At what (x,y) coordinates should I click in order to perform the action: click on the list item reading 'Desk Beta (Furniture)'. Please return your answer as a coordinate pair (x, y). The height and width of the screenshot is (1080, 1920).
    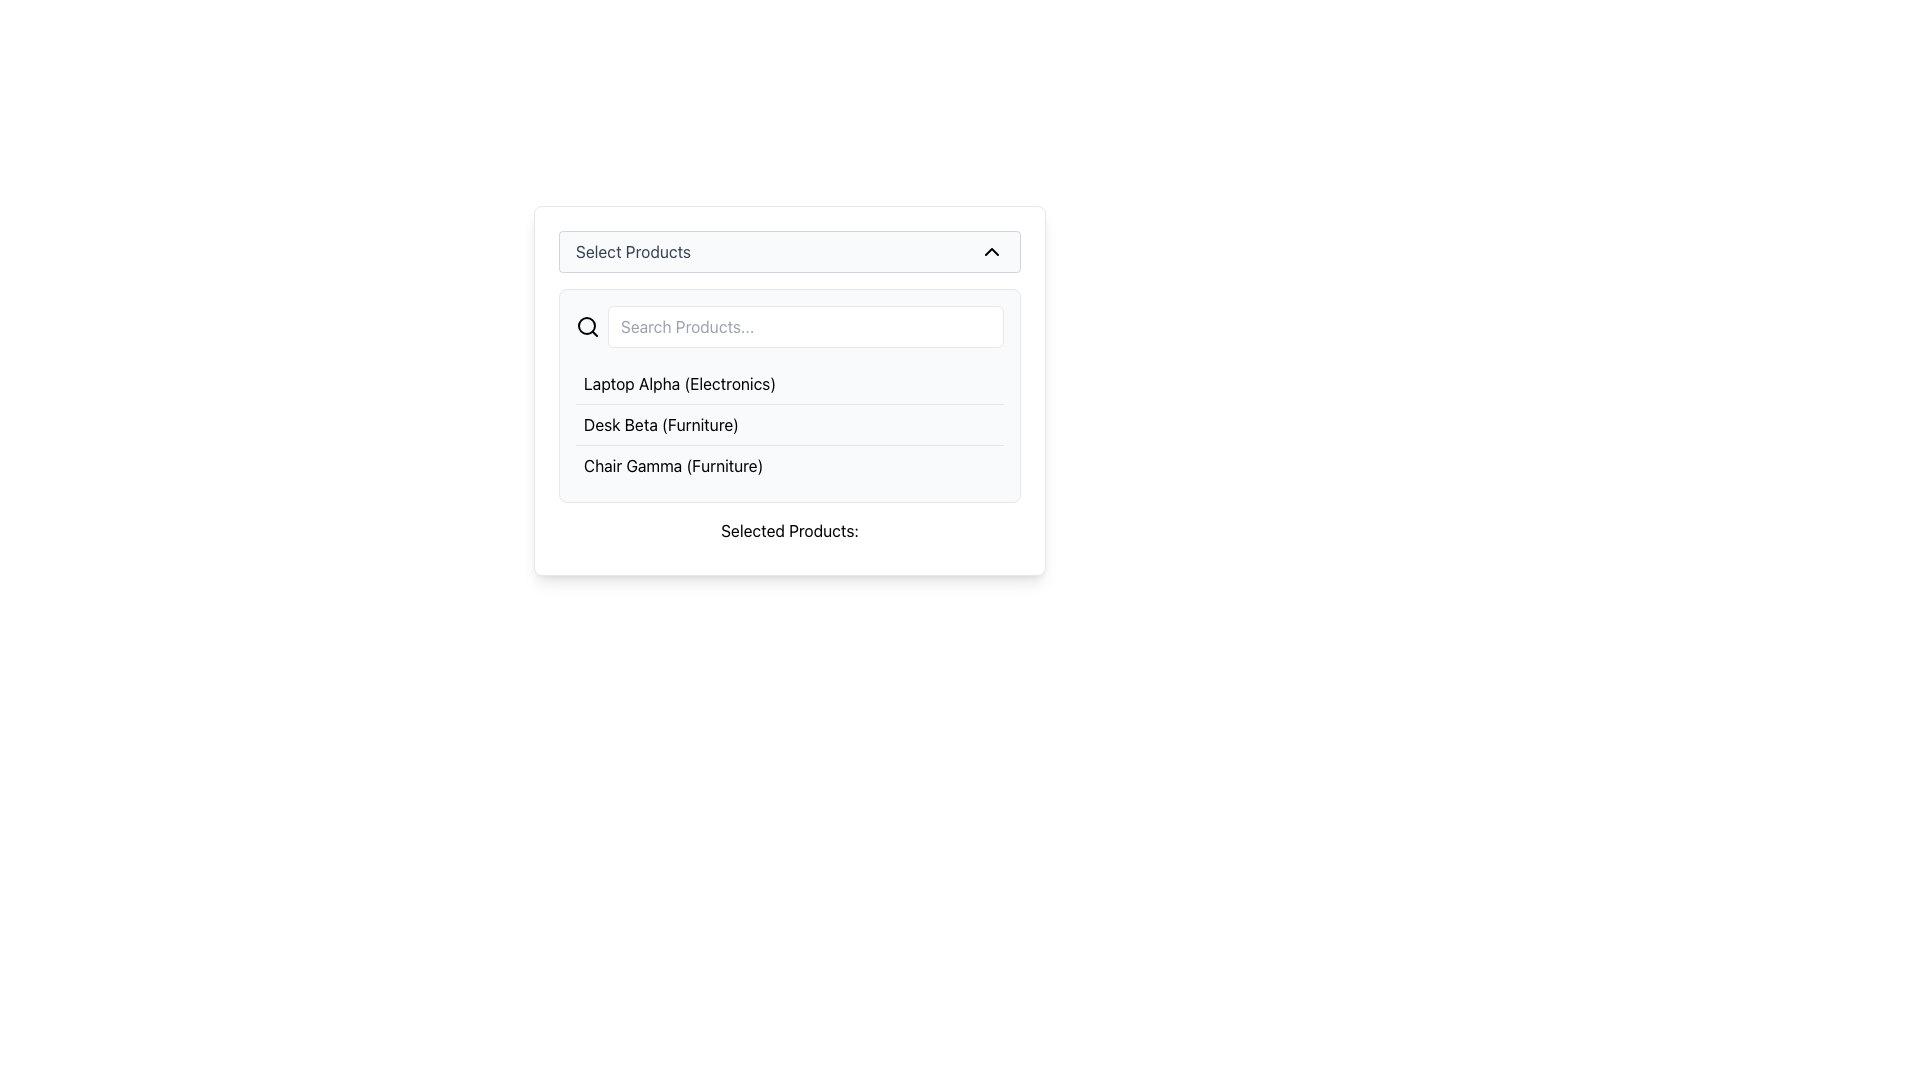
    Looking at the image, I should click on (789, 423).